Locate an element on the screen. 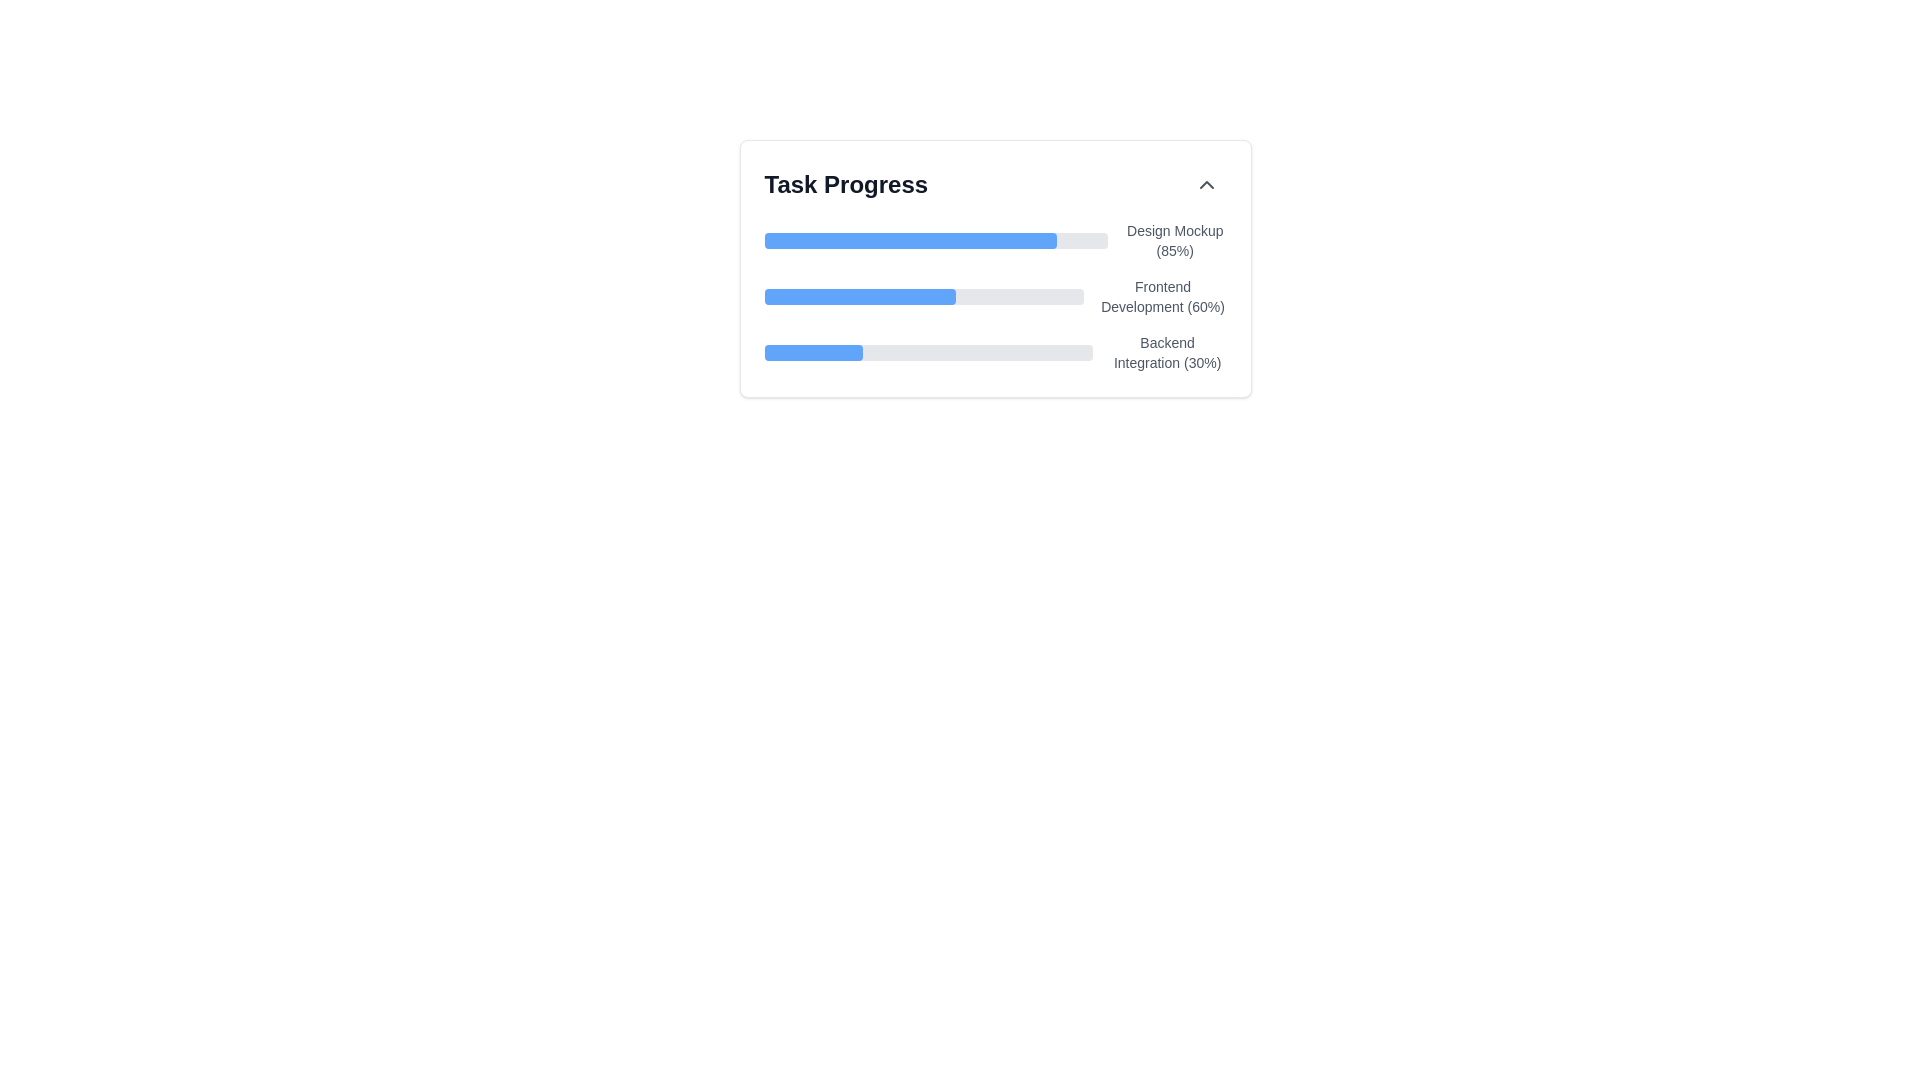 The height and width of the screenshot is (1080, 1920). the grouped progress bar display located below the 'Task Progress' heading is located at coordinates (995, 297).